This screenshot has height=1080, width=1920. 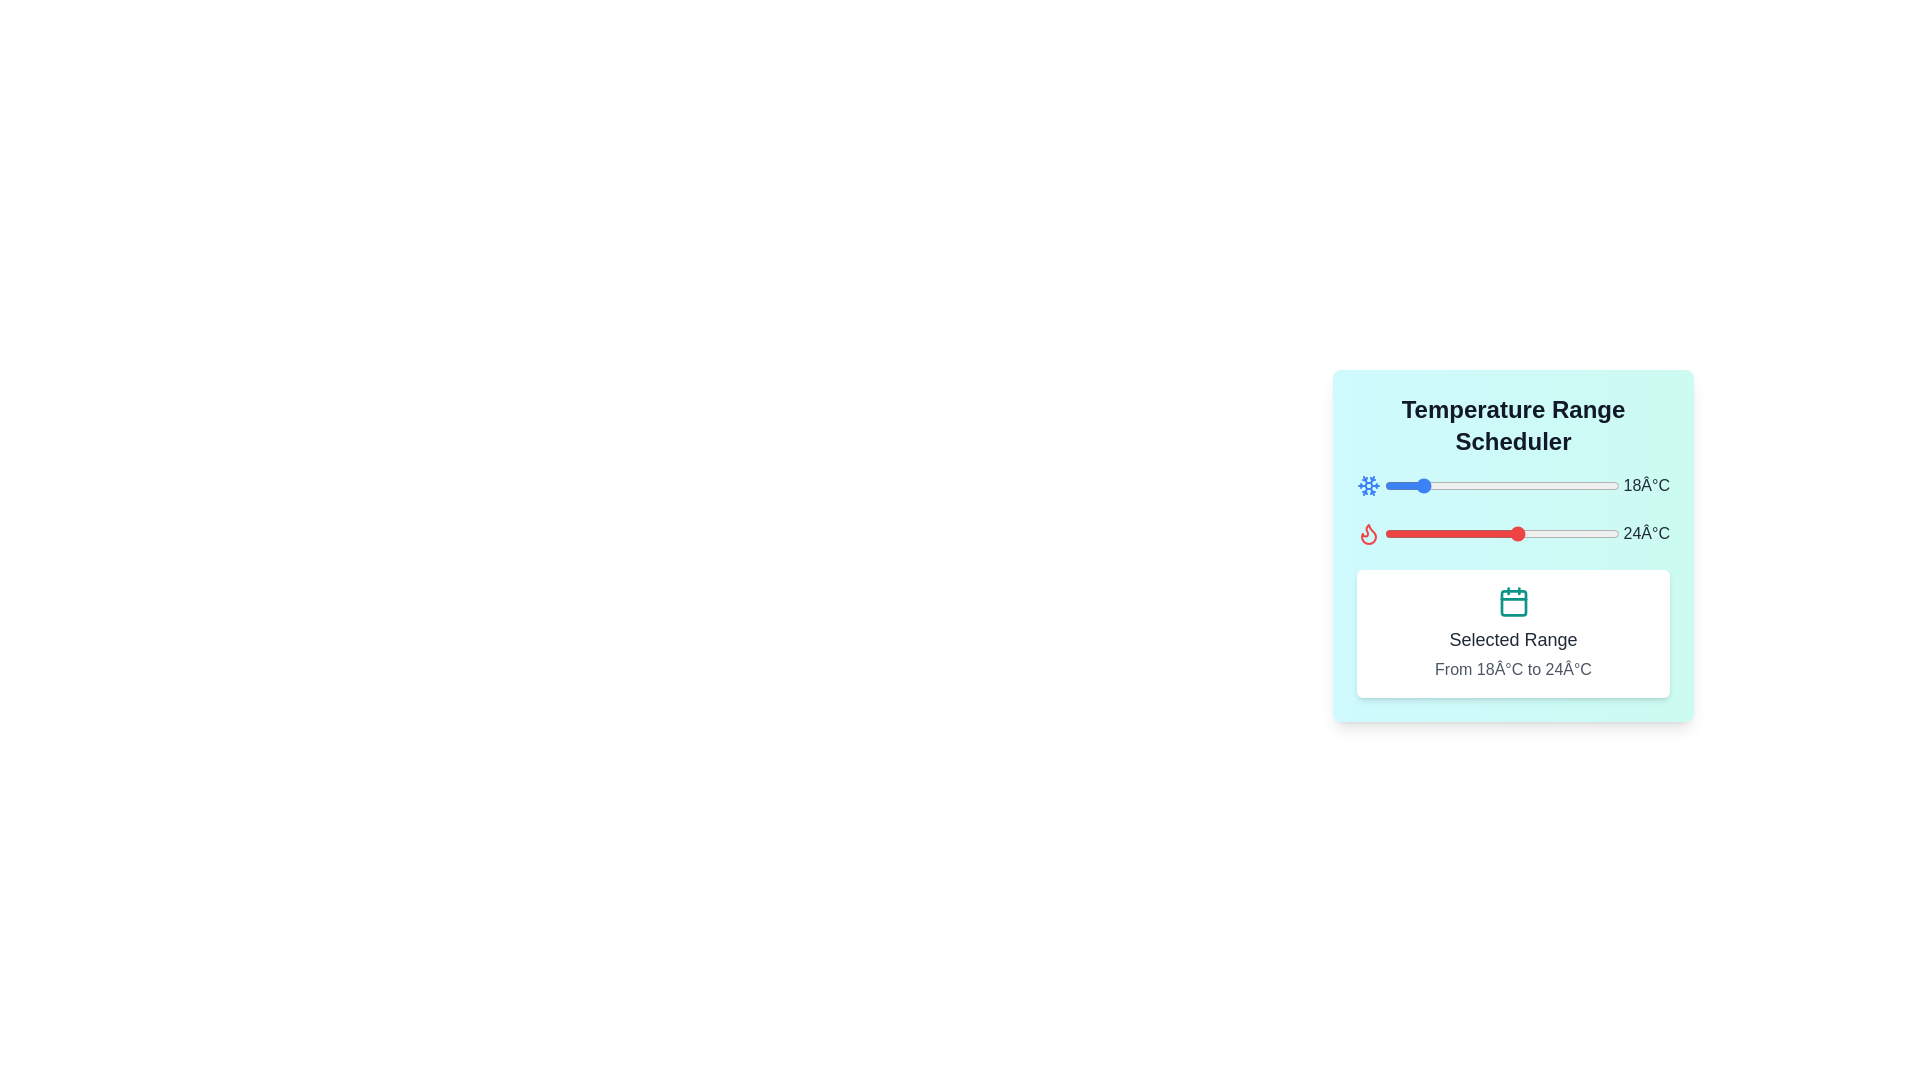 I want to click on the Informational panel that displays the currently selected temperature range, located at the bottom section of the 'Temperature Range Scheduler' panel, so click(x=1513, y=633).